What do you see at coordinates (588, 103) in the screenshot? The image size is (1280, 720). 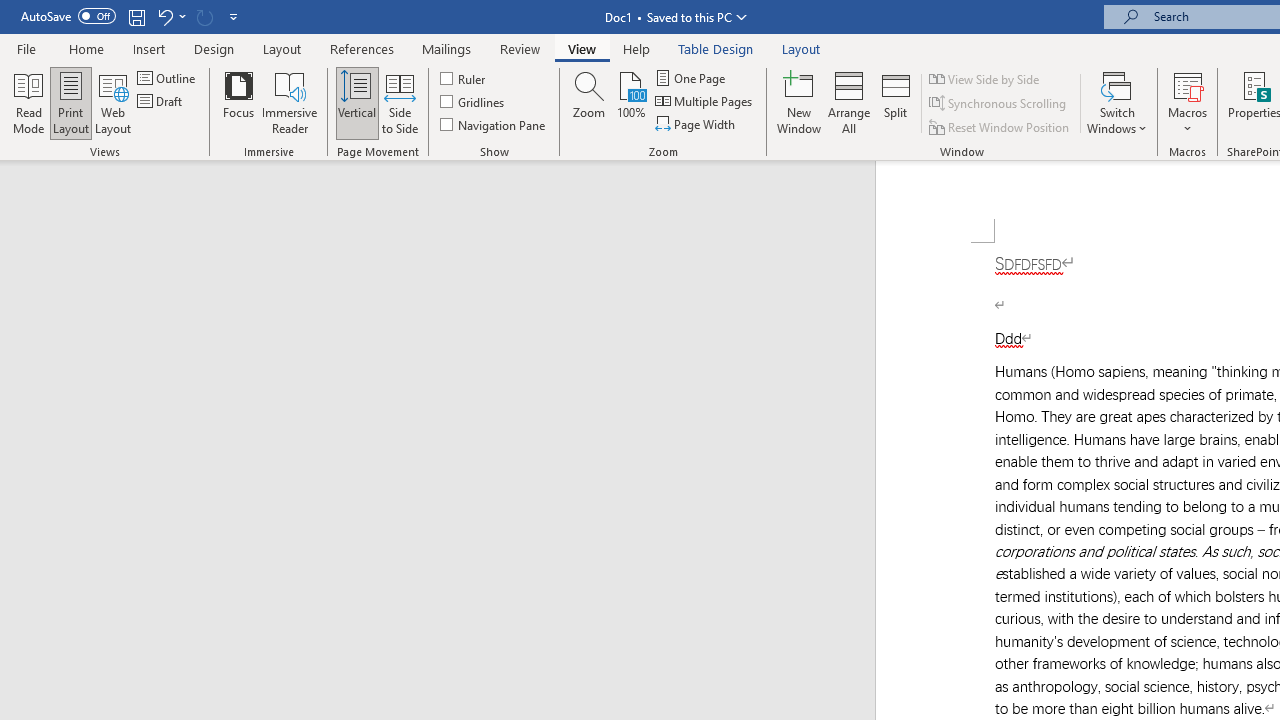 I see `'Zoom...'` at bounding box center [588, 103].